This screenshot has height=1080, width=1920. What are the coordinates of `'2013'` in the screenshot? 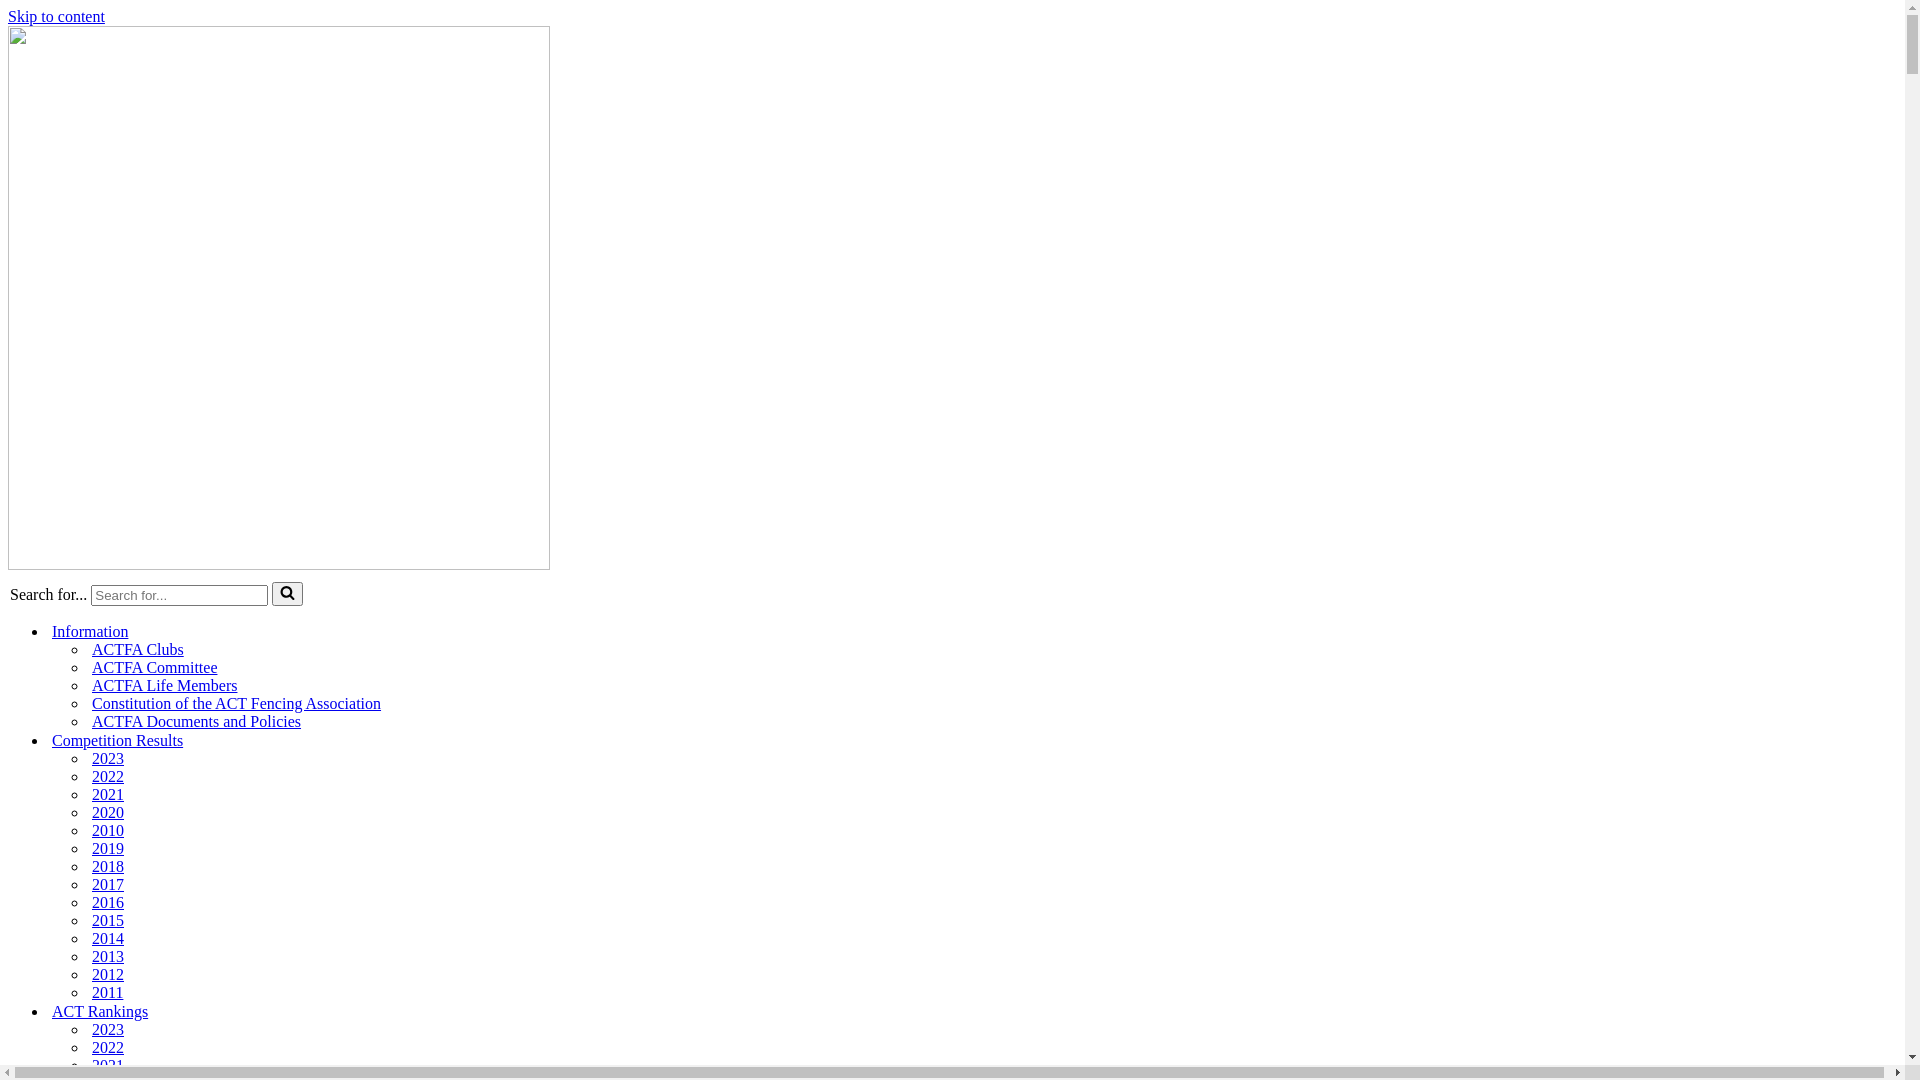 It's located at (107, 955).